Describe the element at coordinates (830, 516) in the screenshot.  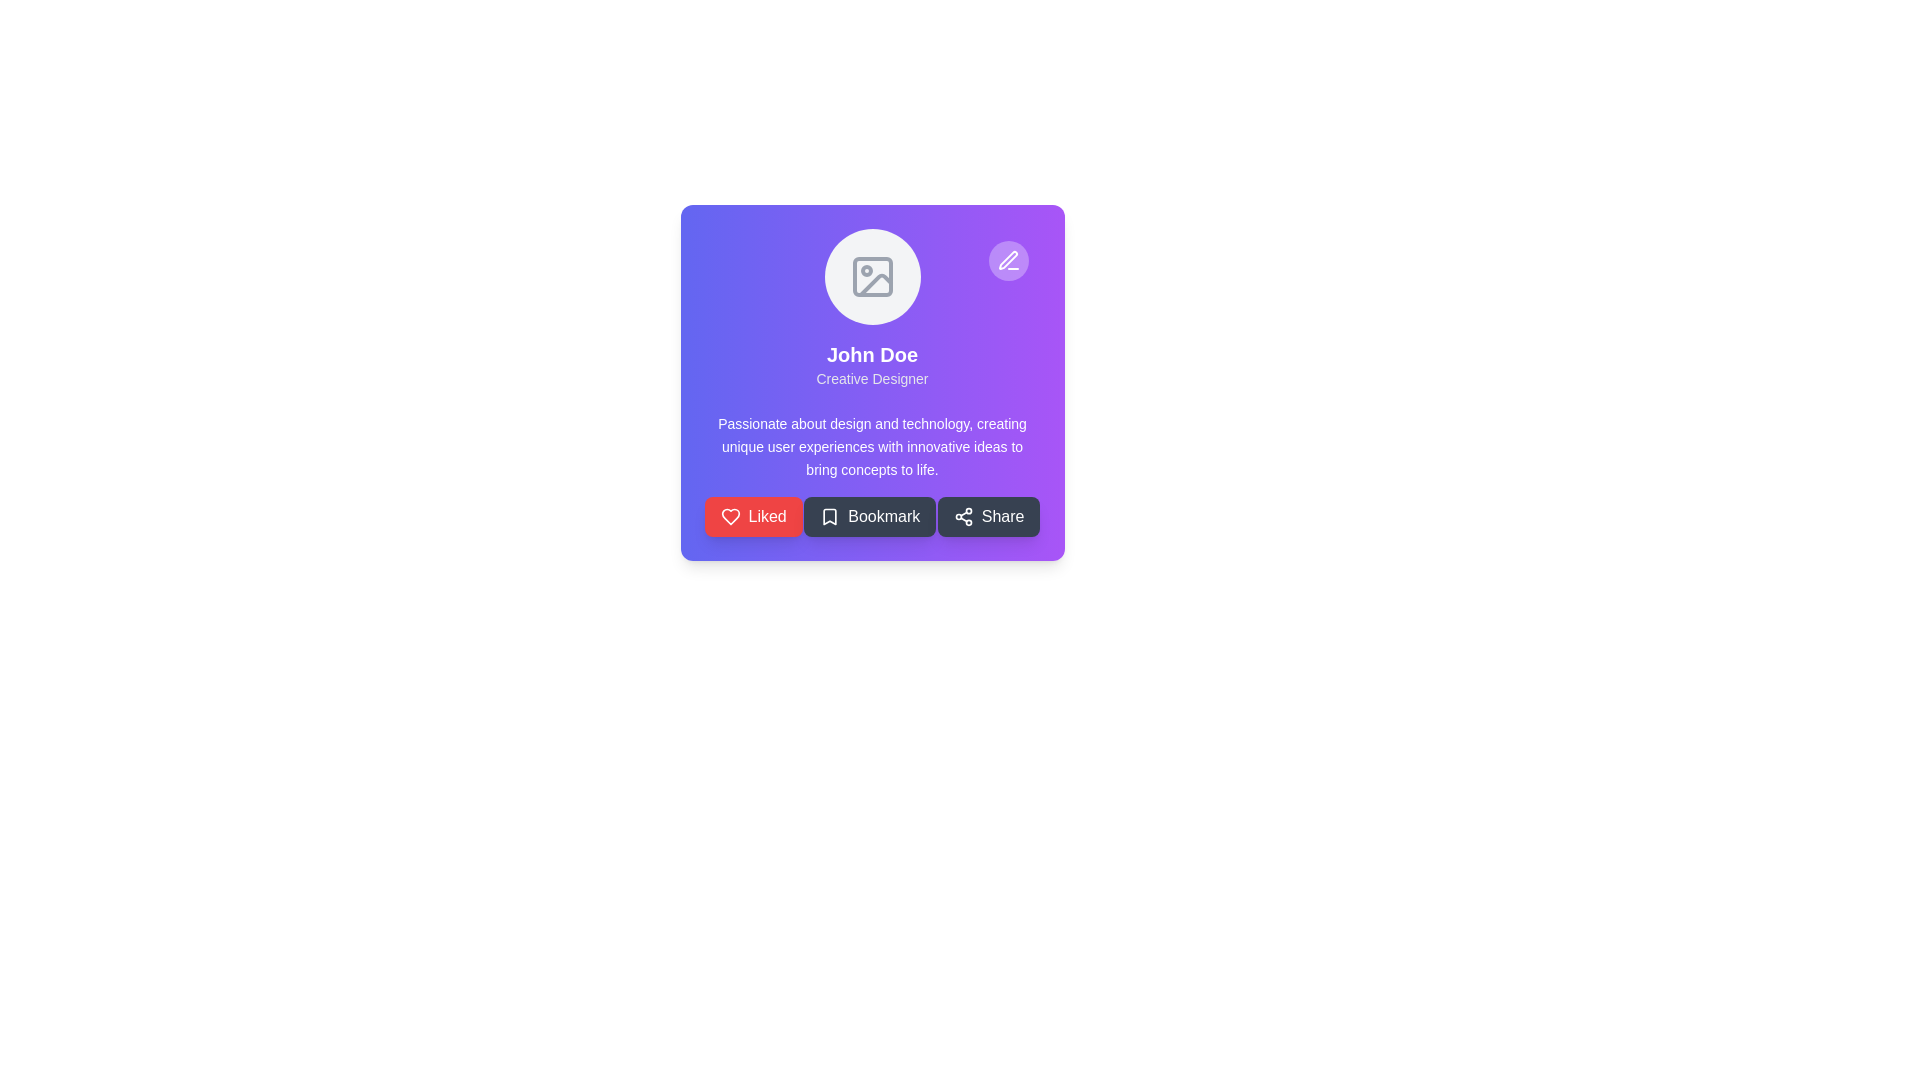
I see `the bookmark icon, which is an outlined vertical rectangle with a pointed bottom, styled with a white stroke against a dark background, located within the 'Bookmark' button below the profile card` at that location.